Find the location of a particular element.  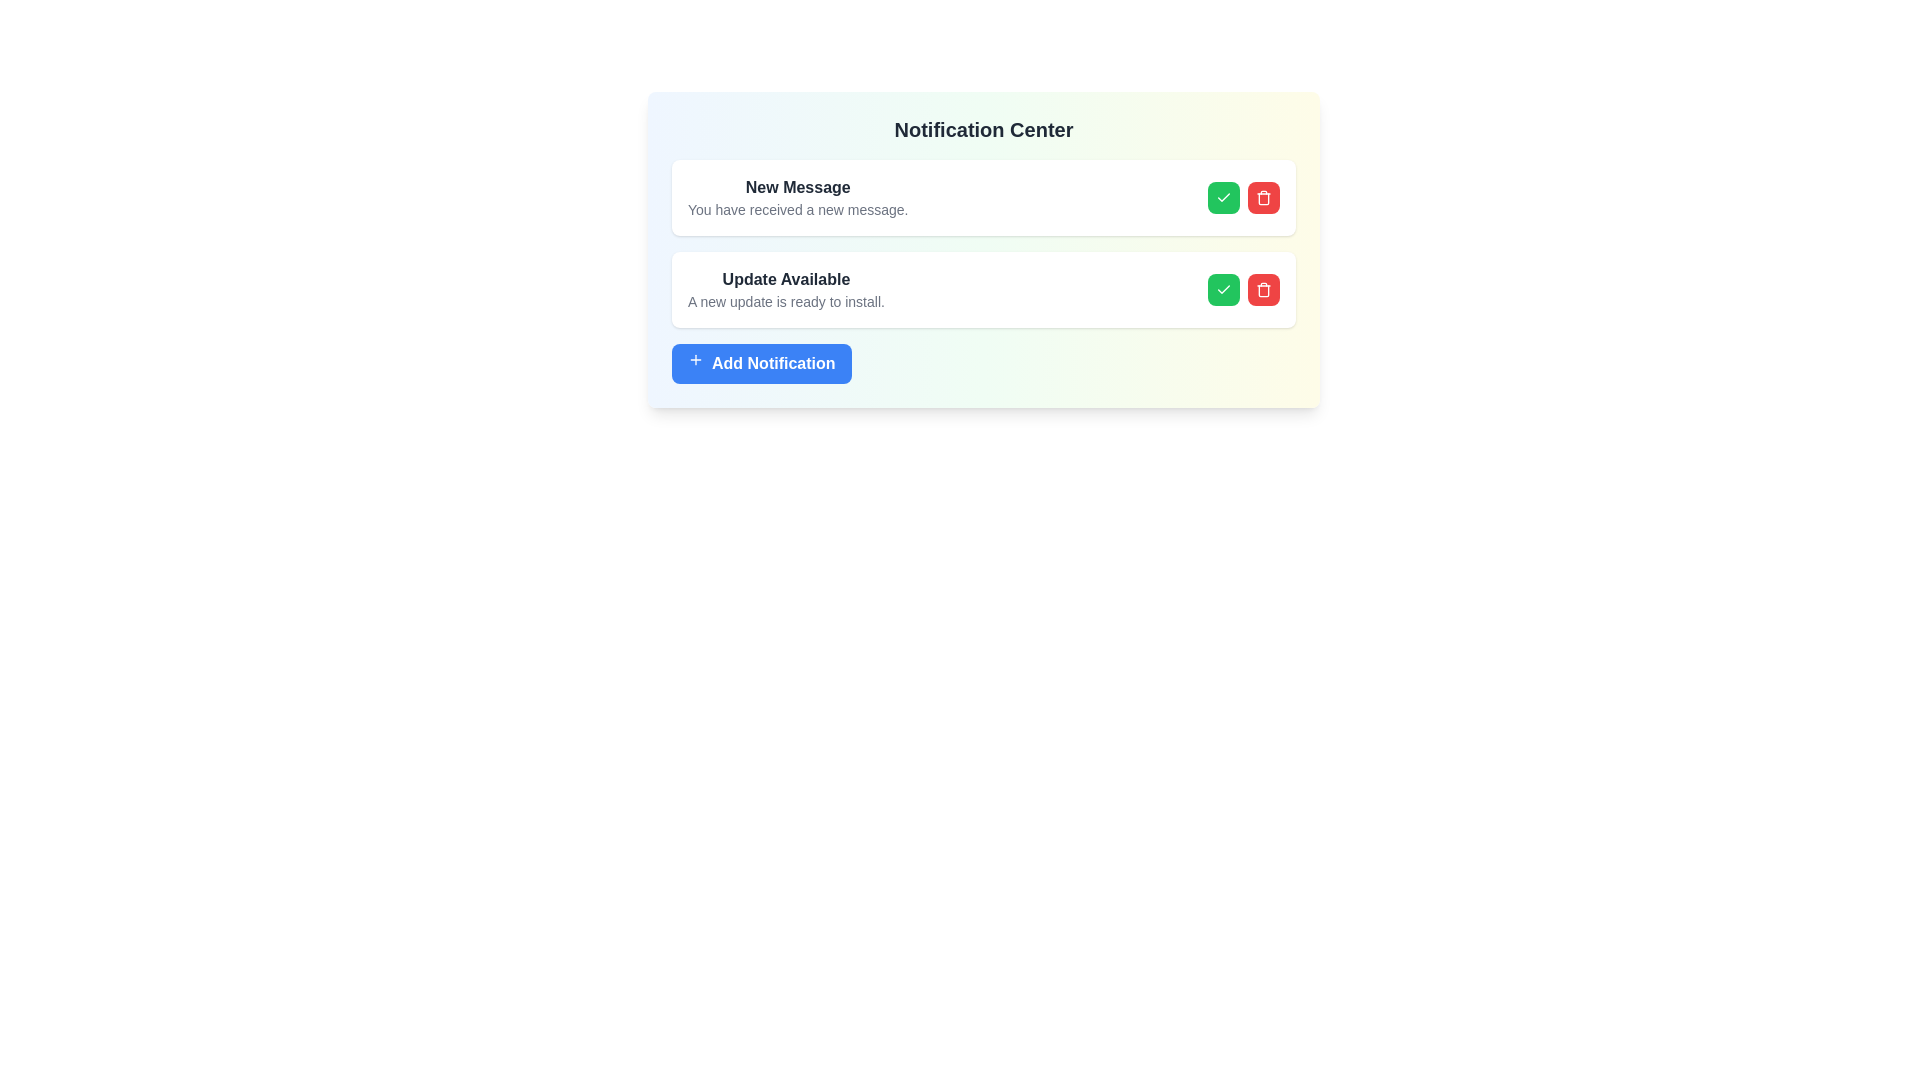

the trash can icon button with a red background located in the far right of the action buttons within the second notification card labeled 'Update Available' is located at coordinates (1262, 289).